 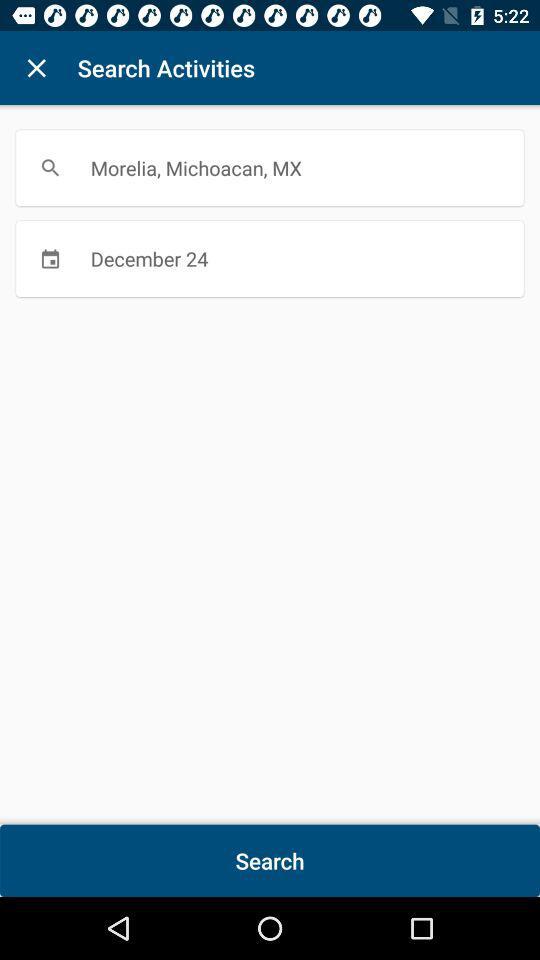 What do you see at coordinates (270, 257) in the screenshot?
I see `the icon below the morelia, michoacan, mx icon` at bounding box center [270, 257].